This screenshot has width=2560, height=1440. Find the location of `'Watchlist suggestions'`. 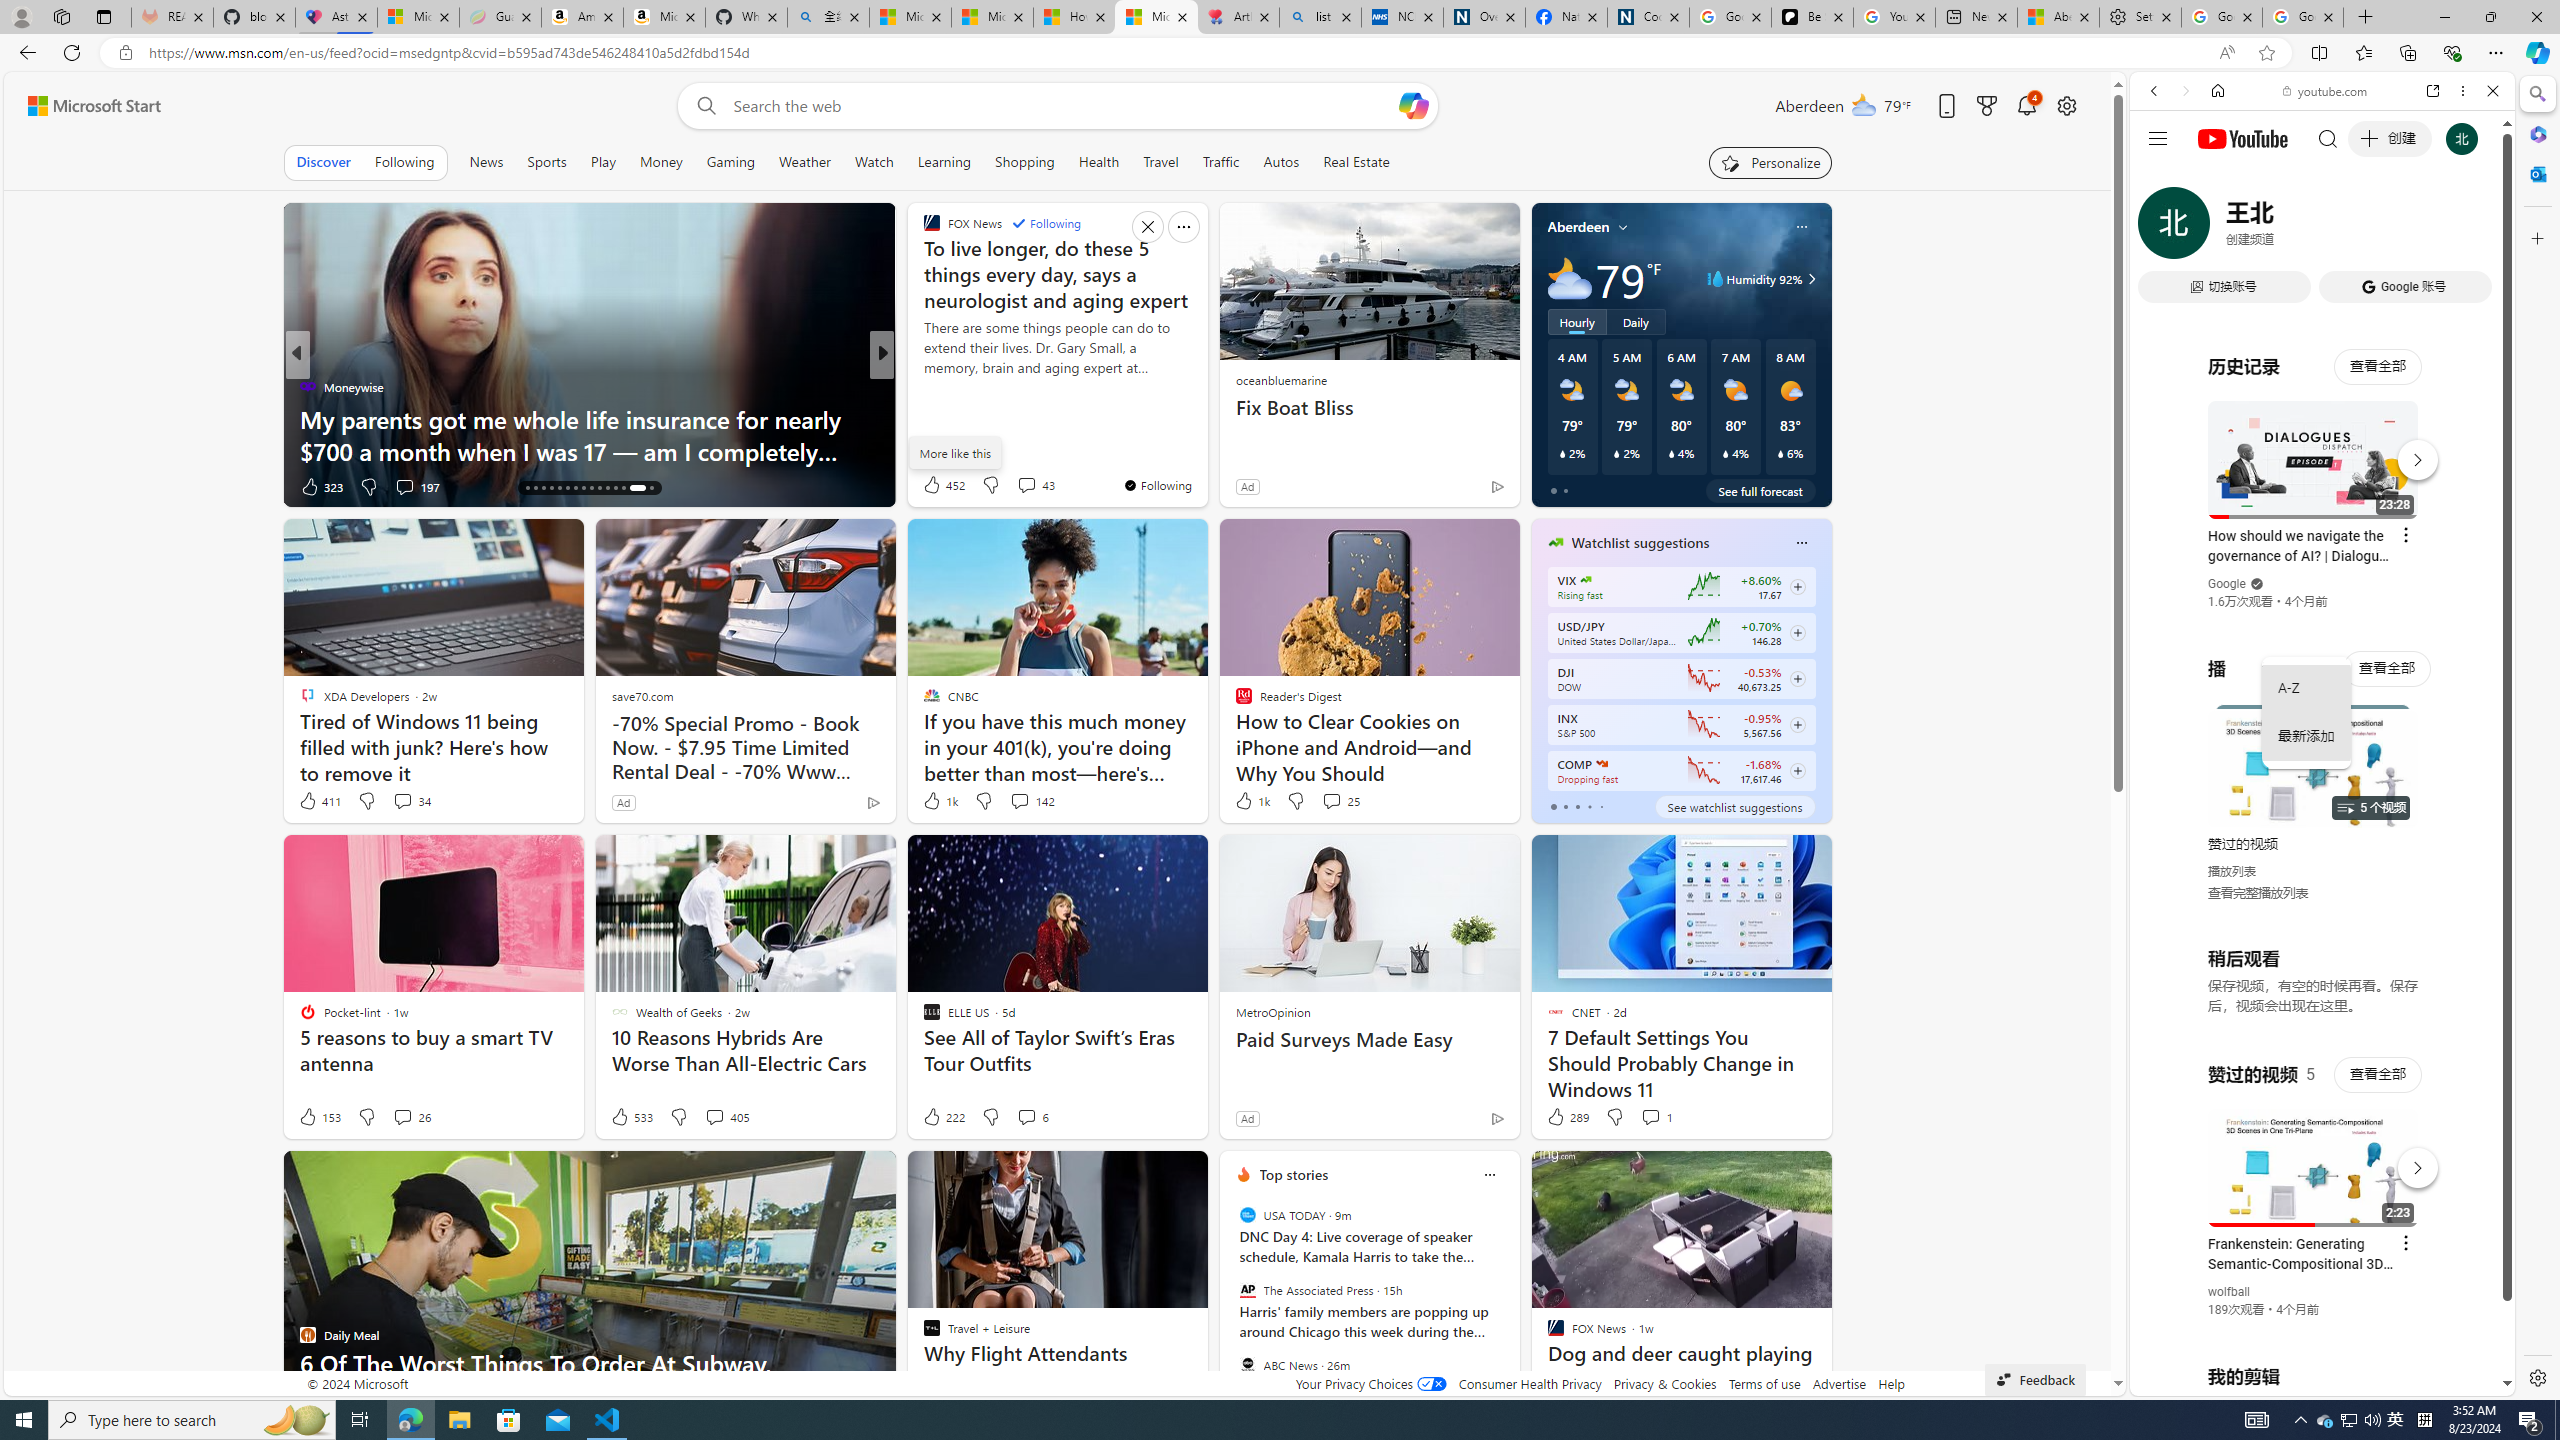

'Watchlist suggestions' is located at coordinates (1639, 541).